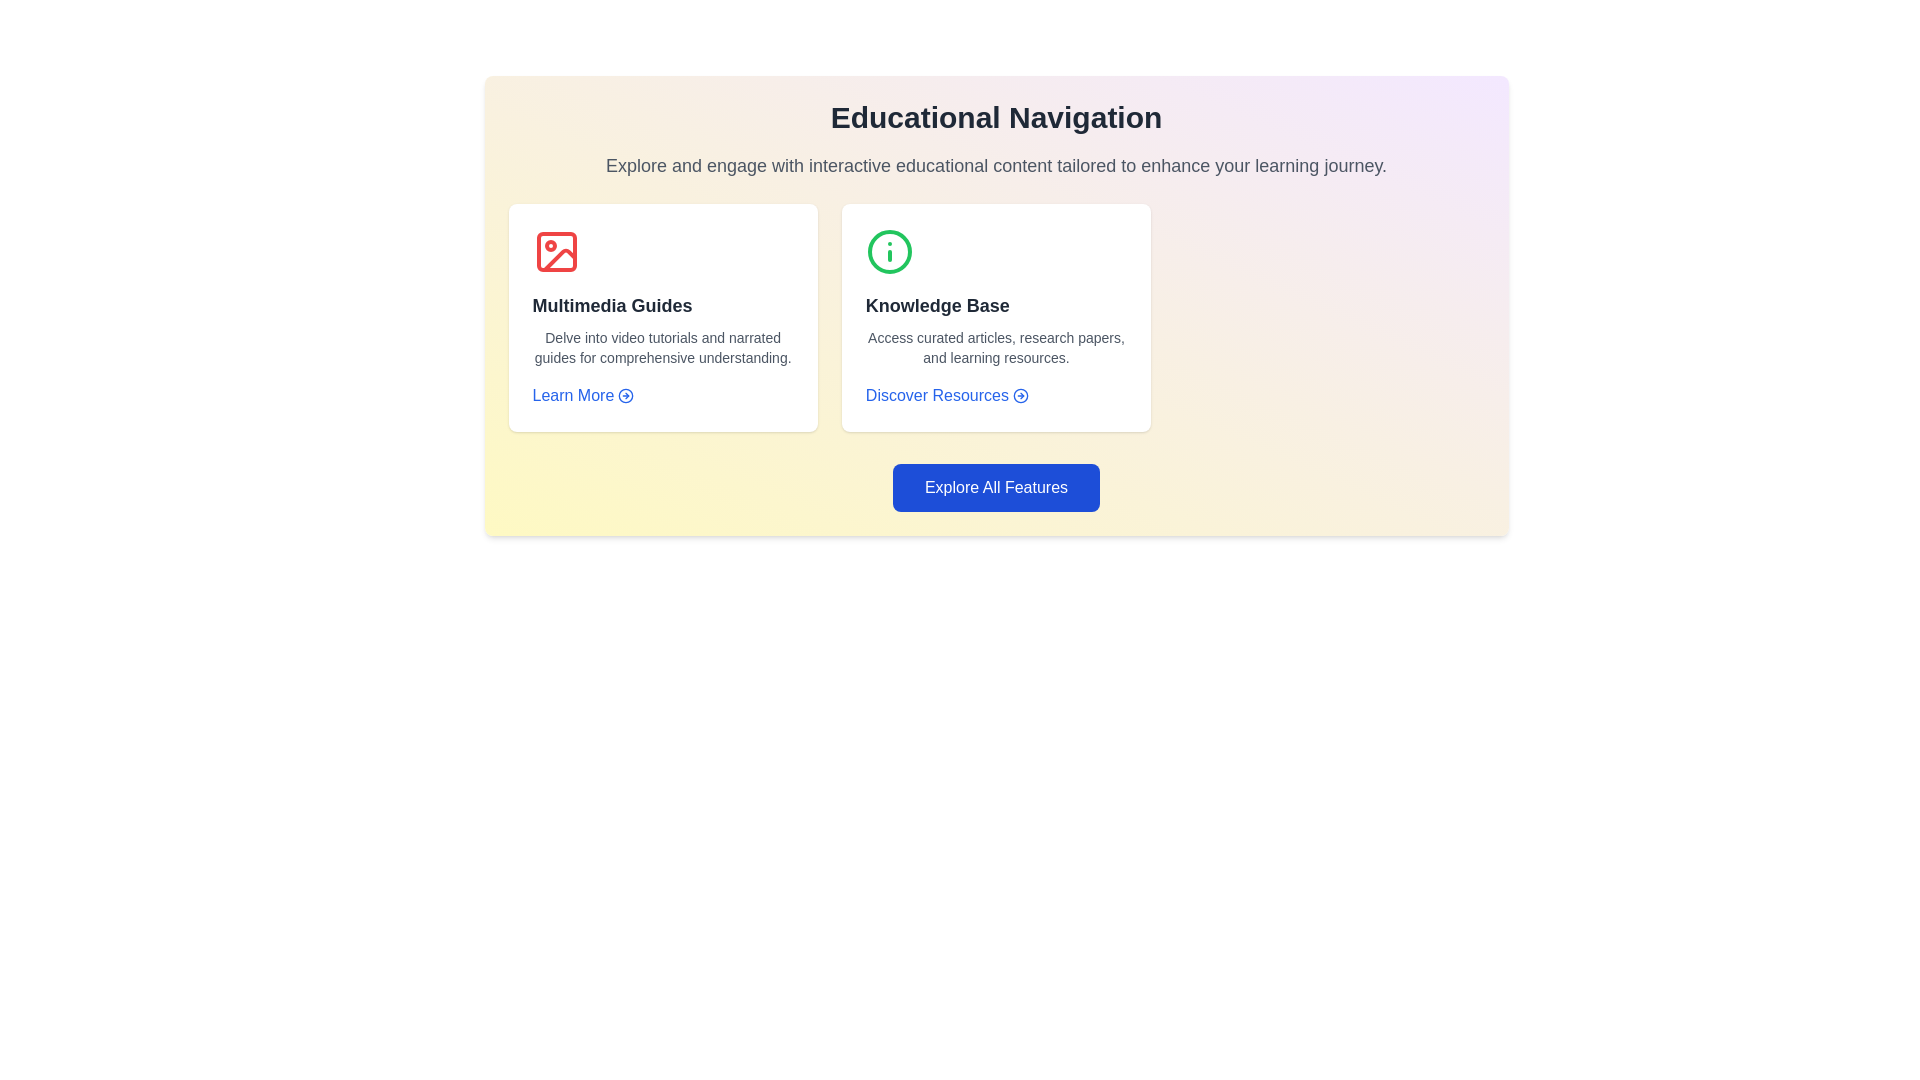 This screenshot has height=1080, width=1920. What do you see at coordinates (625, 396) in the screenshot?
I see `the decorative SVG circle graphic element located in the center-right region of the card labeled 'Multimedia Guides', which is part of an icon next to the 'Learn More' link` at bounding box center [625, 396].